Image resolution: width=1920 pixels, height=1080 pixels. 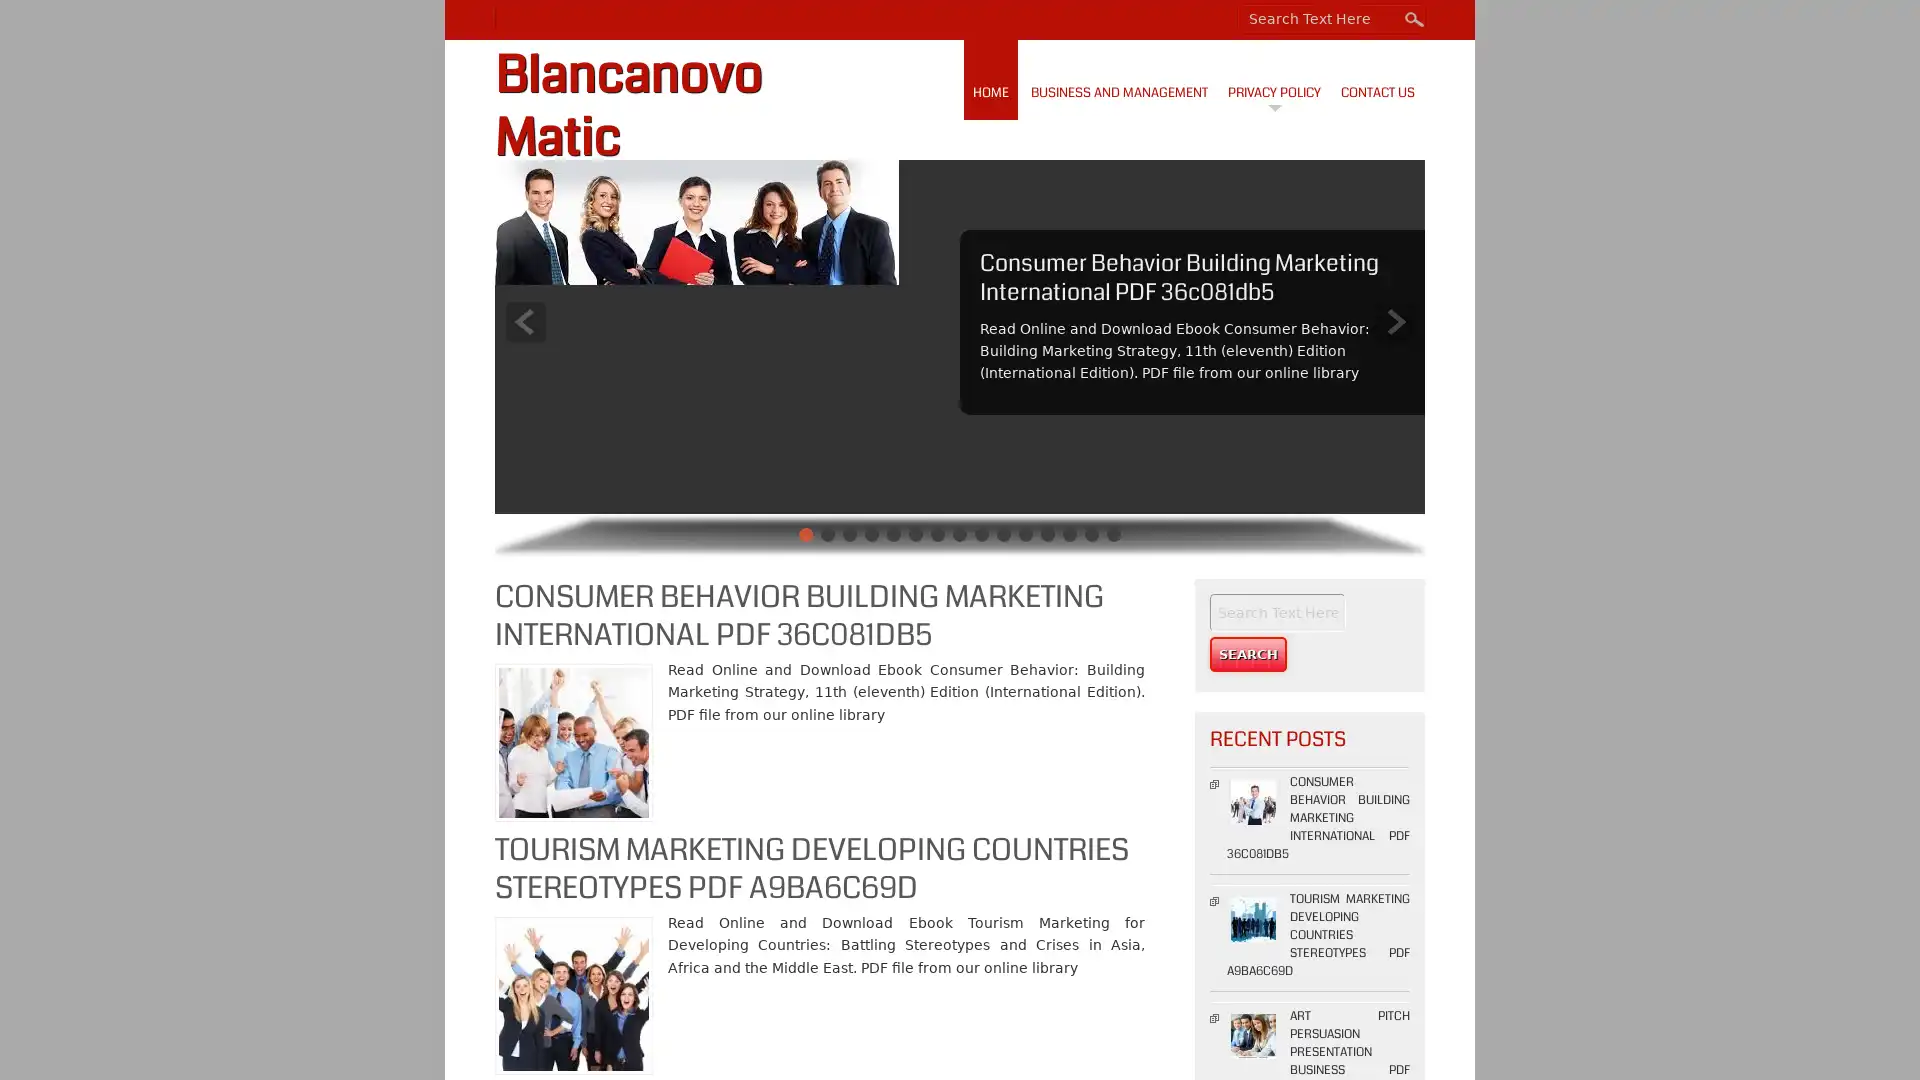 What do you see at coordinates (1247, 654) in the screenshot?
I see `Search` at bounding box center [1247, 654].